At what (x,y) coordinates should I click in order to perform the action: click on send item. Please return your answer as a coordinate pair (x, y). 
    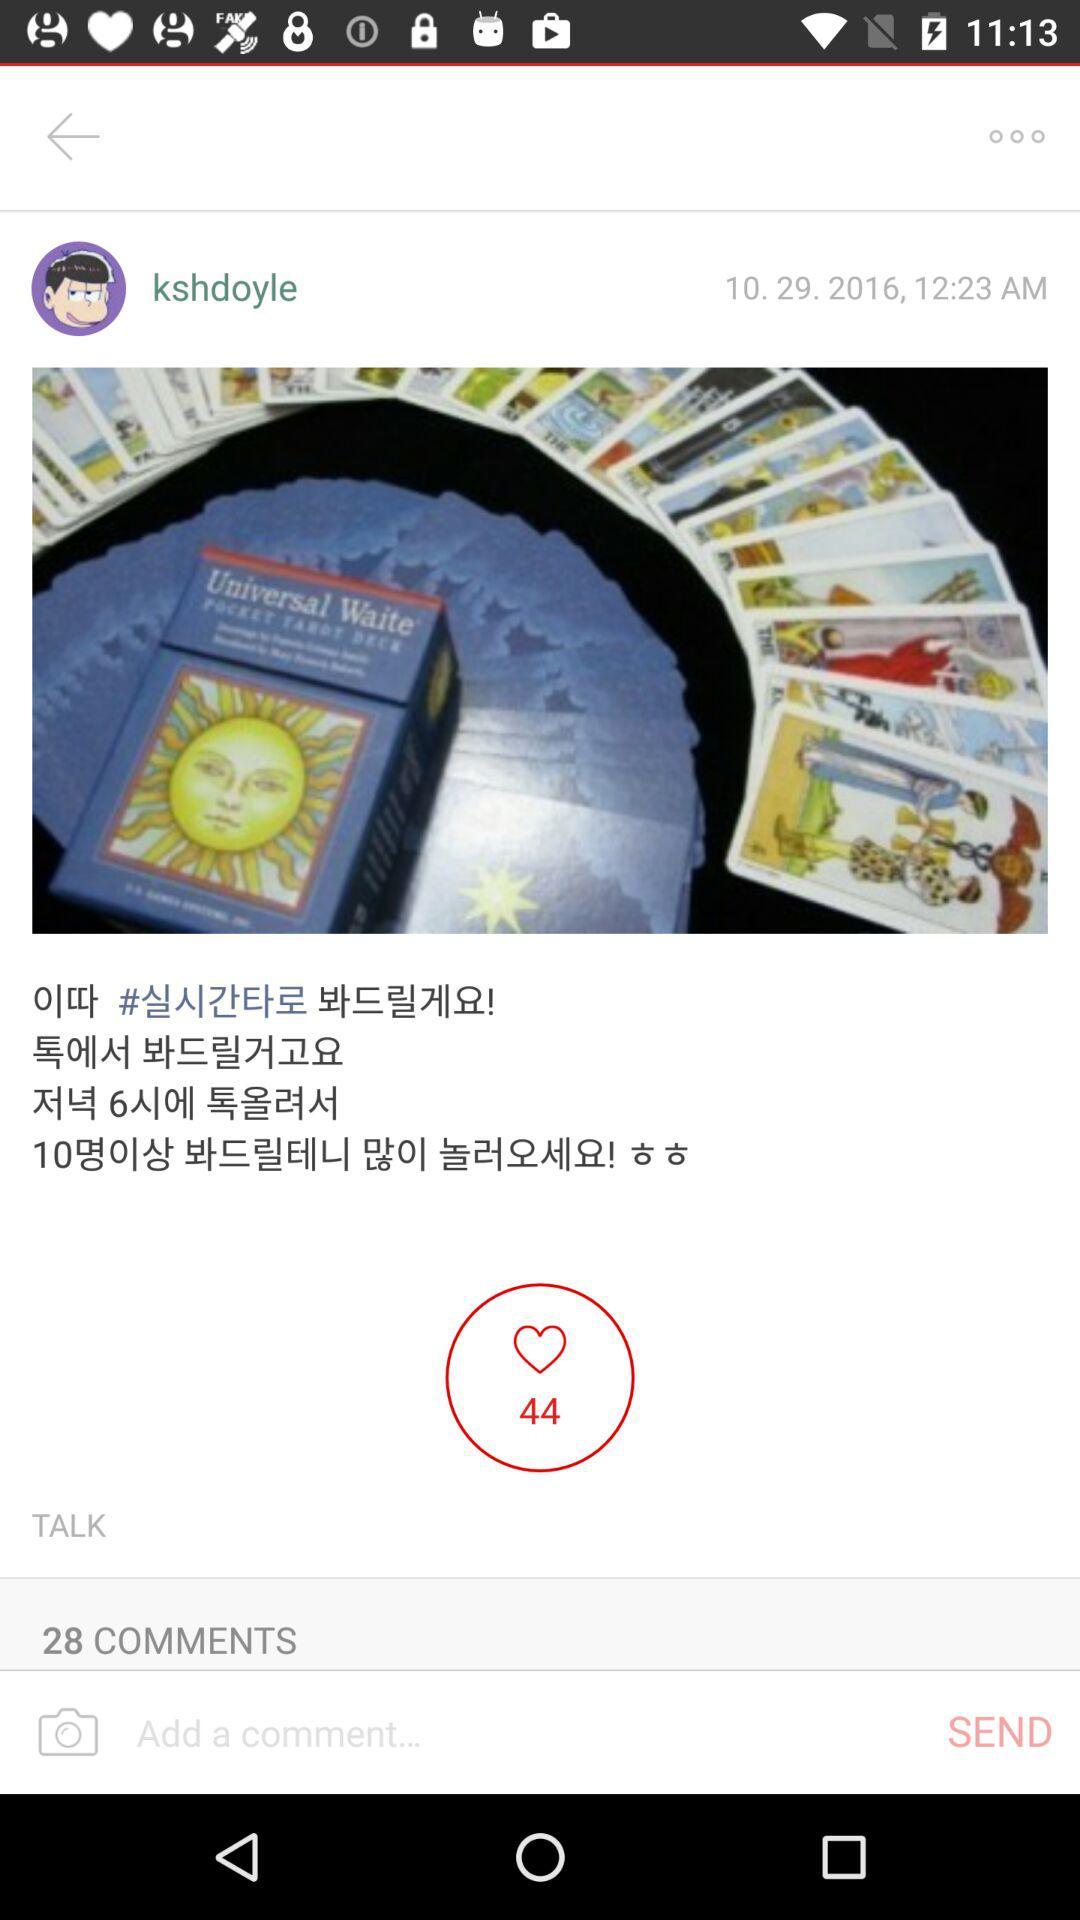
    Looking at the image, I should click on (1000, 1729).